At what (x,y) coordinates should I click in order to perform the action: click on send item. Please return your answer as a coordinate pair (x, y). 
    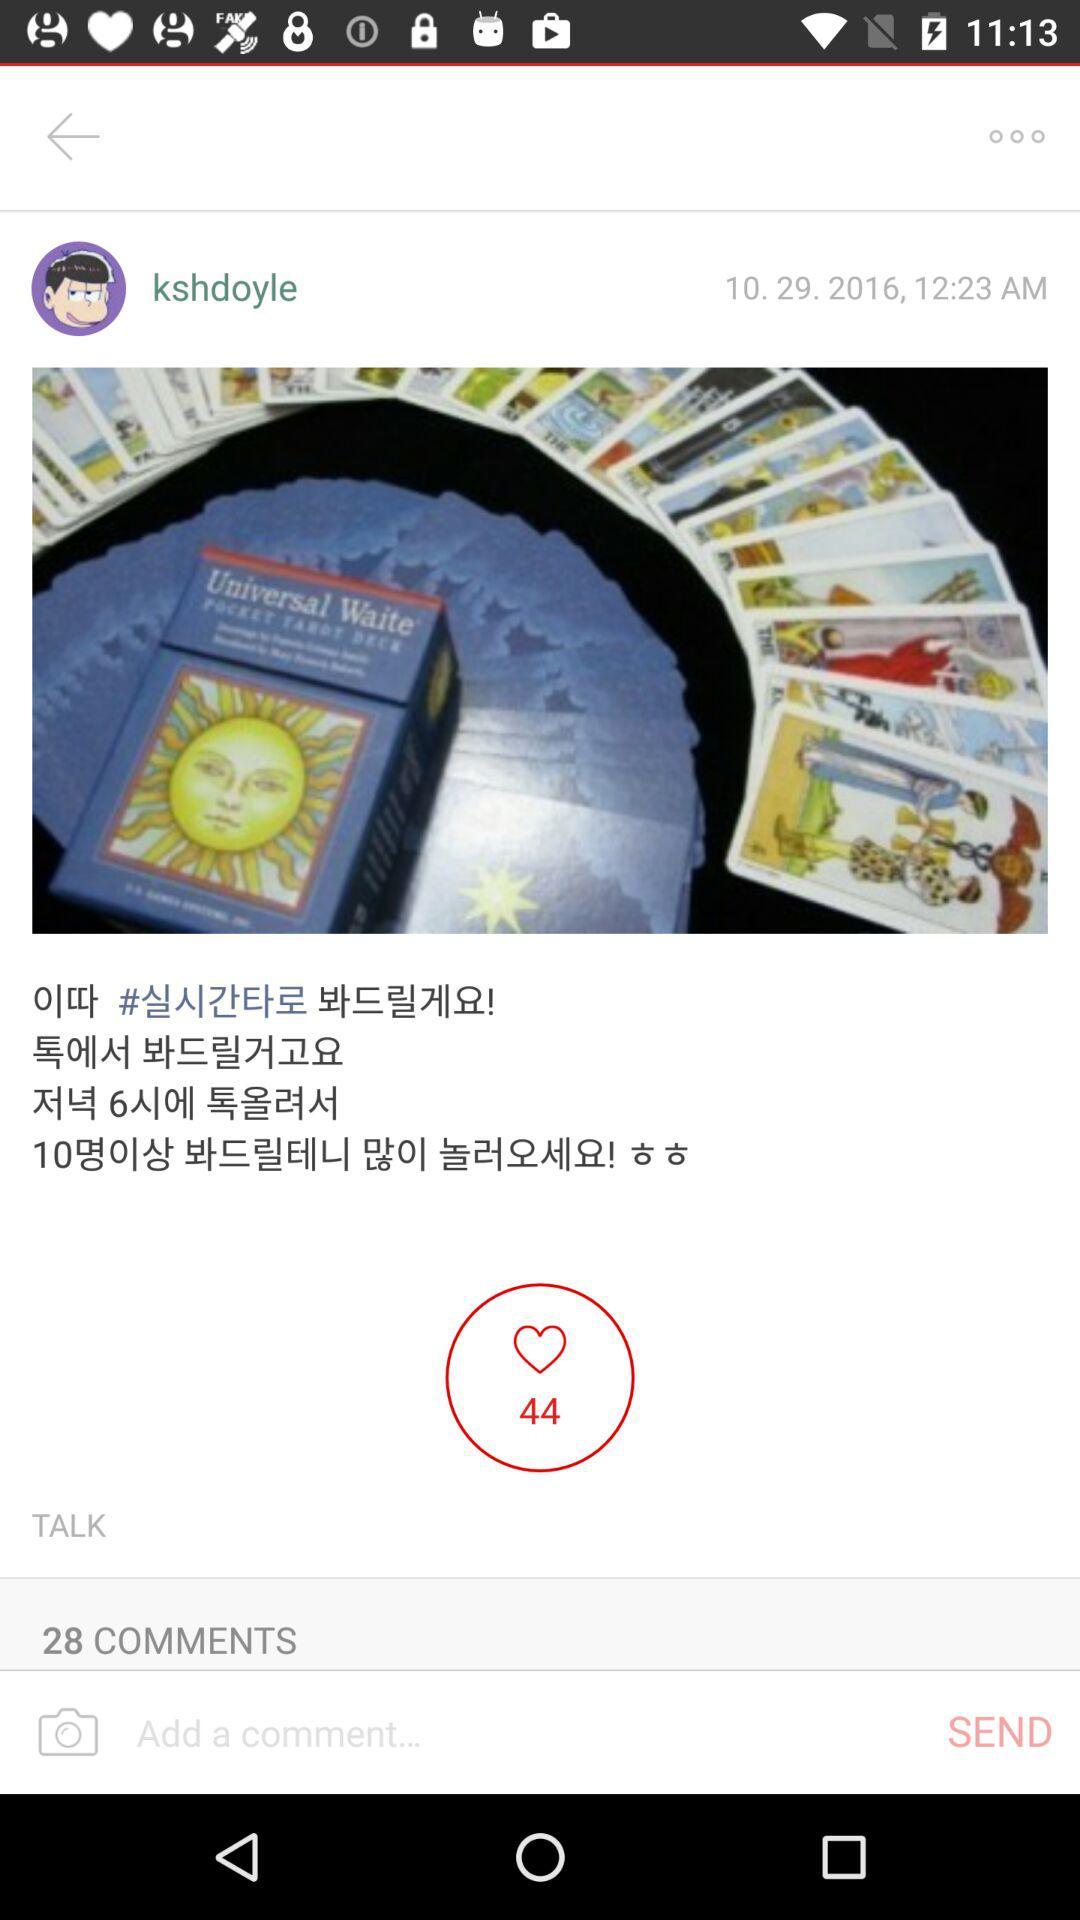
    Looking at the image, I should click on (1000, 1729).